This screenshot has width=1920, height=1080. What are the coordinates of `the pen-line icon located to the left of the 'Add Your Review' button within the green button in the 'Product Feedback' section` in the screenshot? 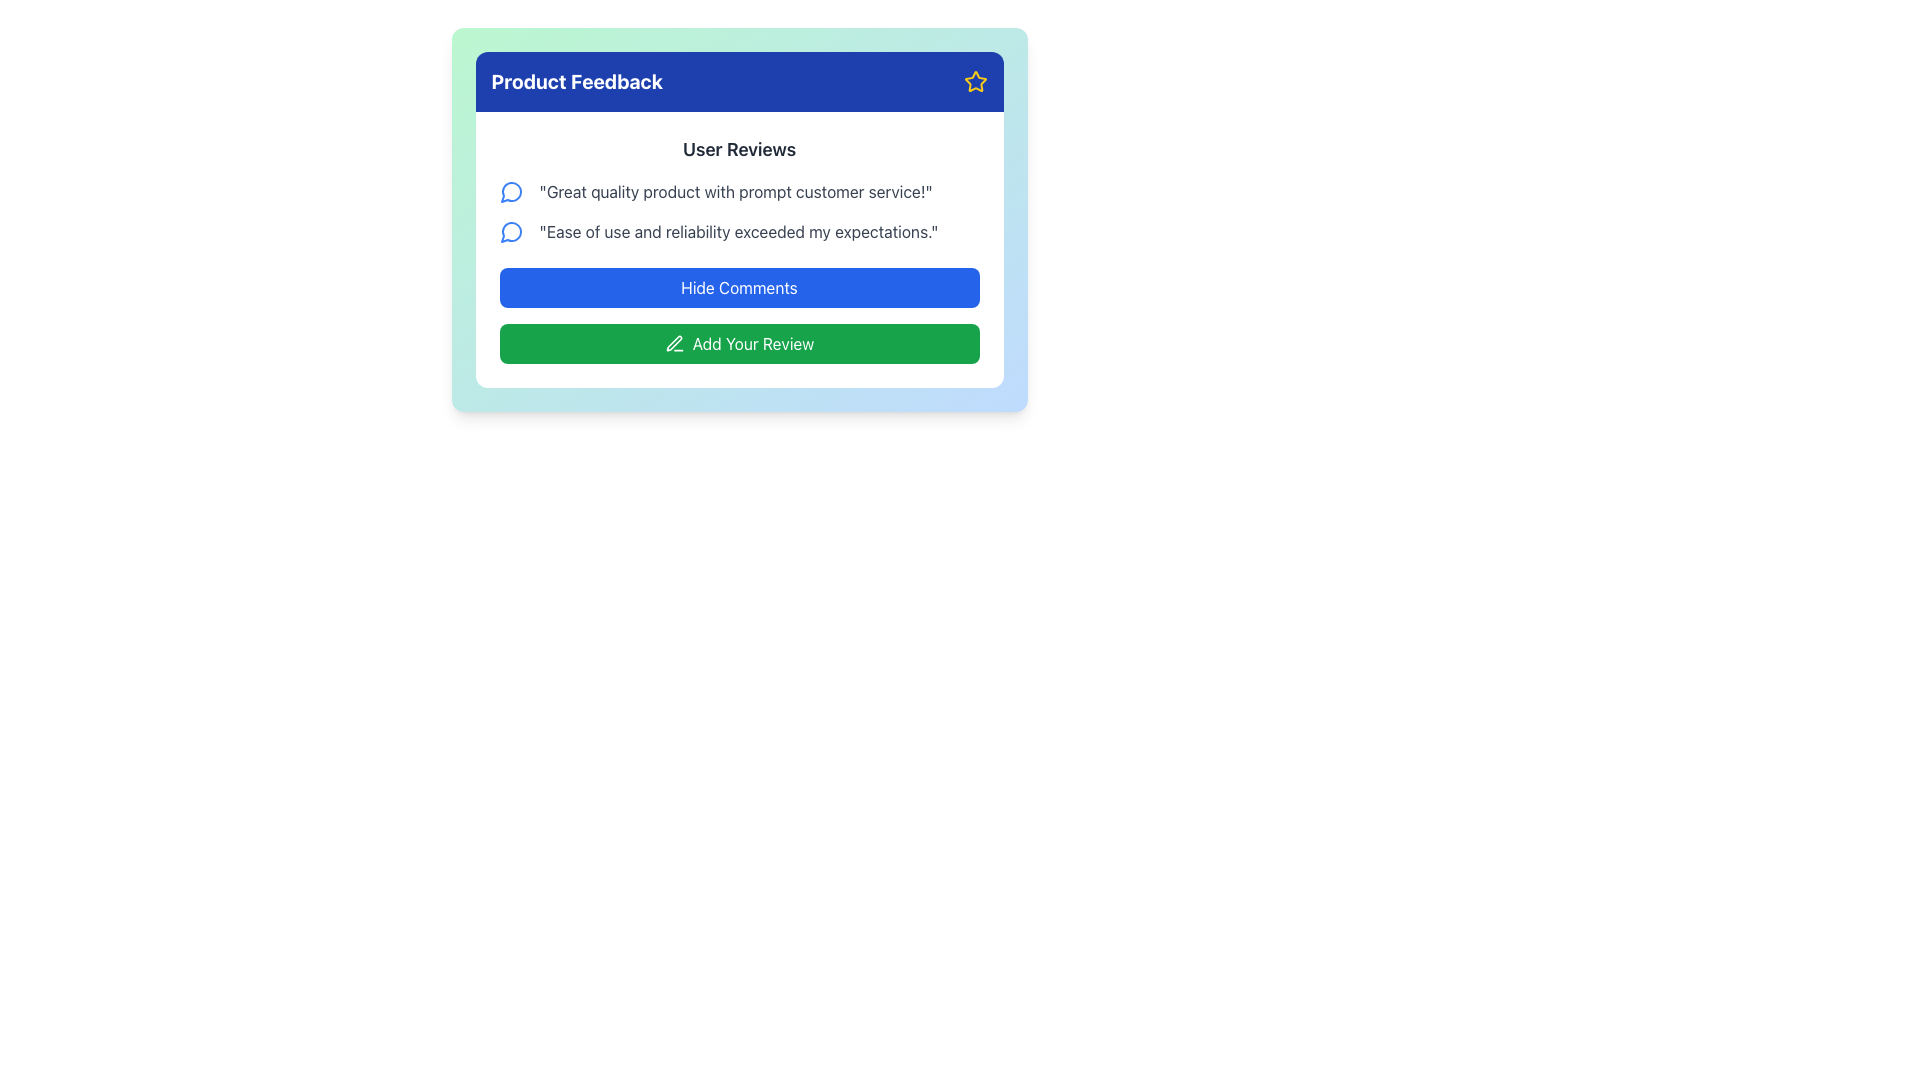 It's located at (674, 342).